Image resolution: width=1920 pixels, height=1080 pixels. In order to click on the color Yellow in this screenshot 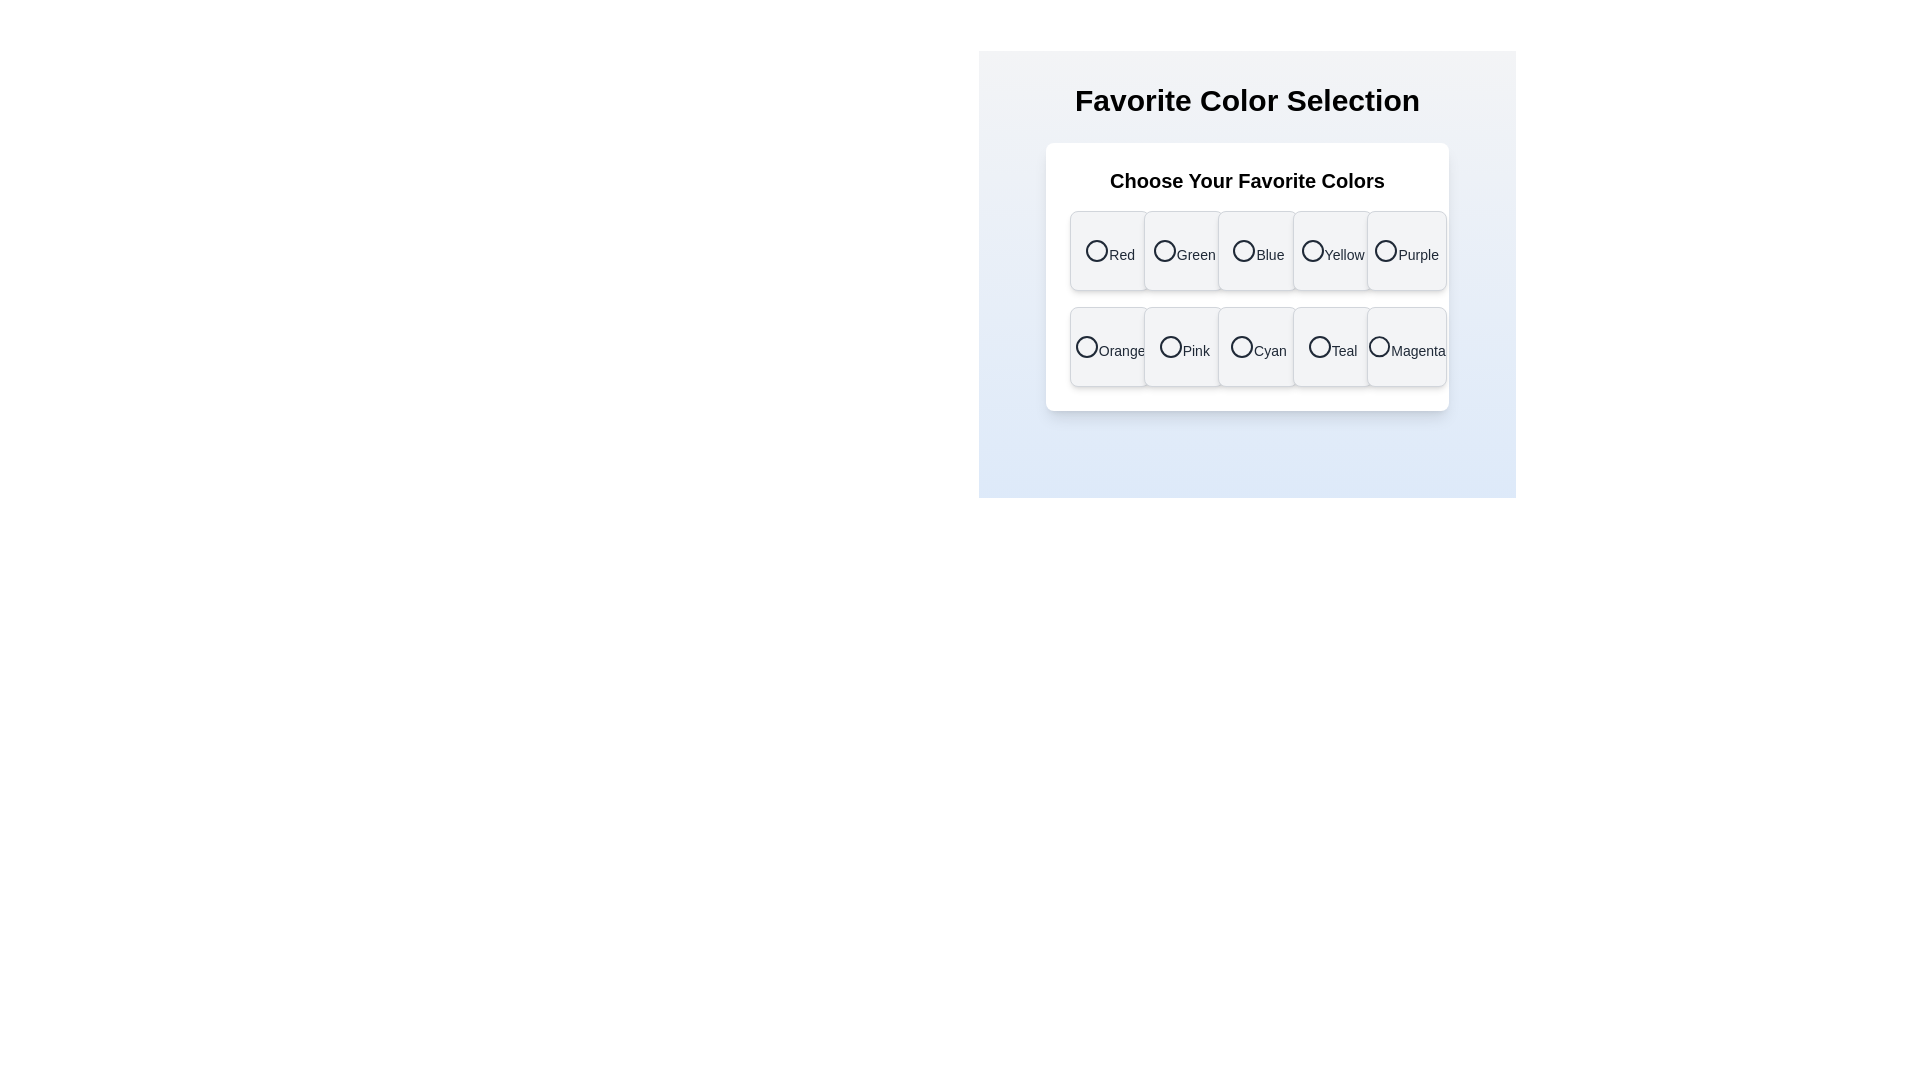, I will do `click(1332, 249)`.